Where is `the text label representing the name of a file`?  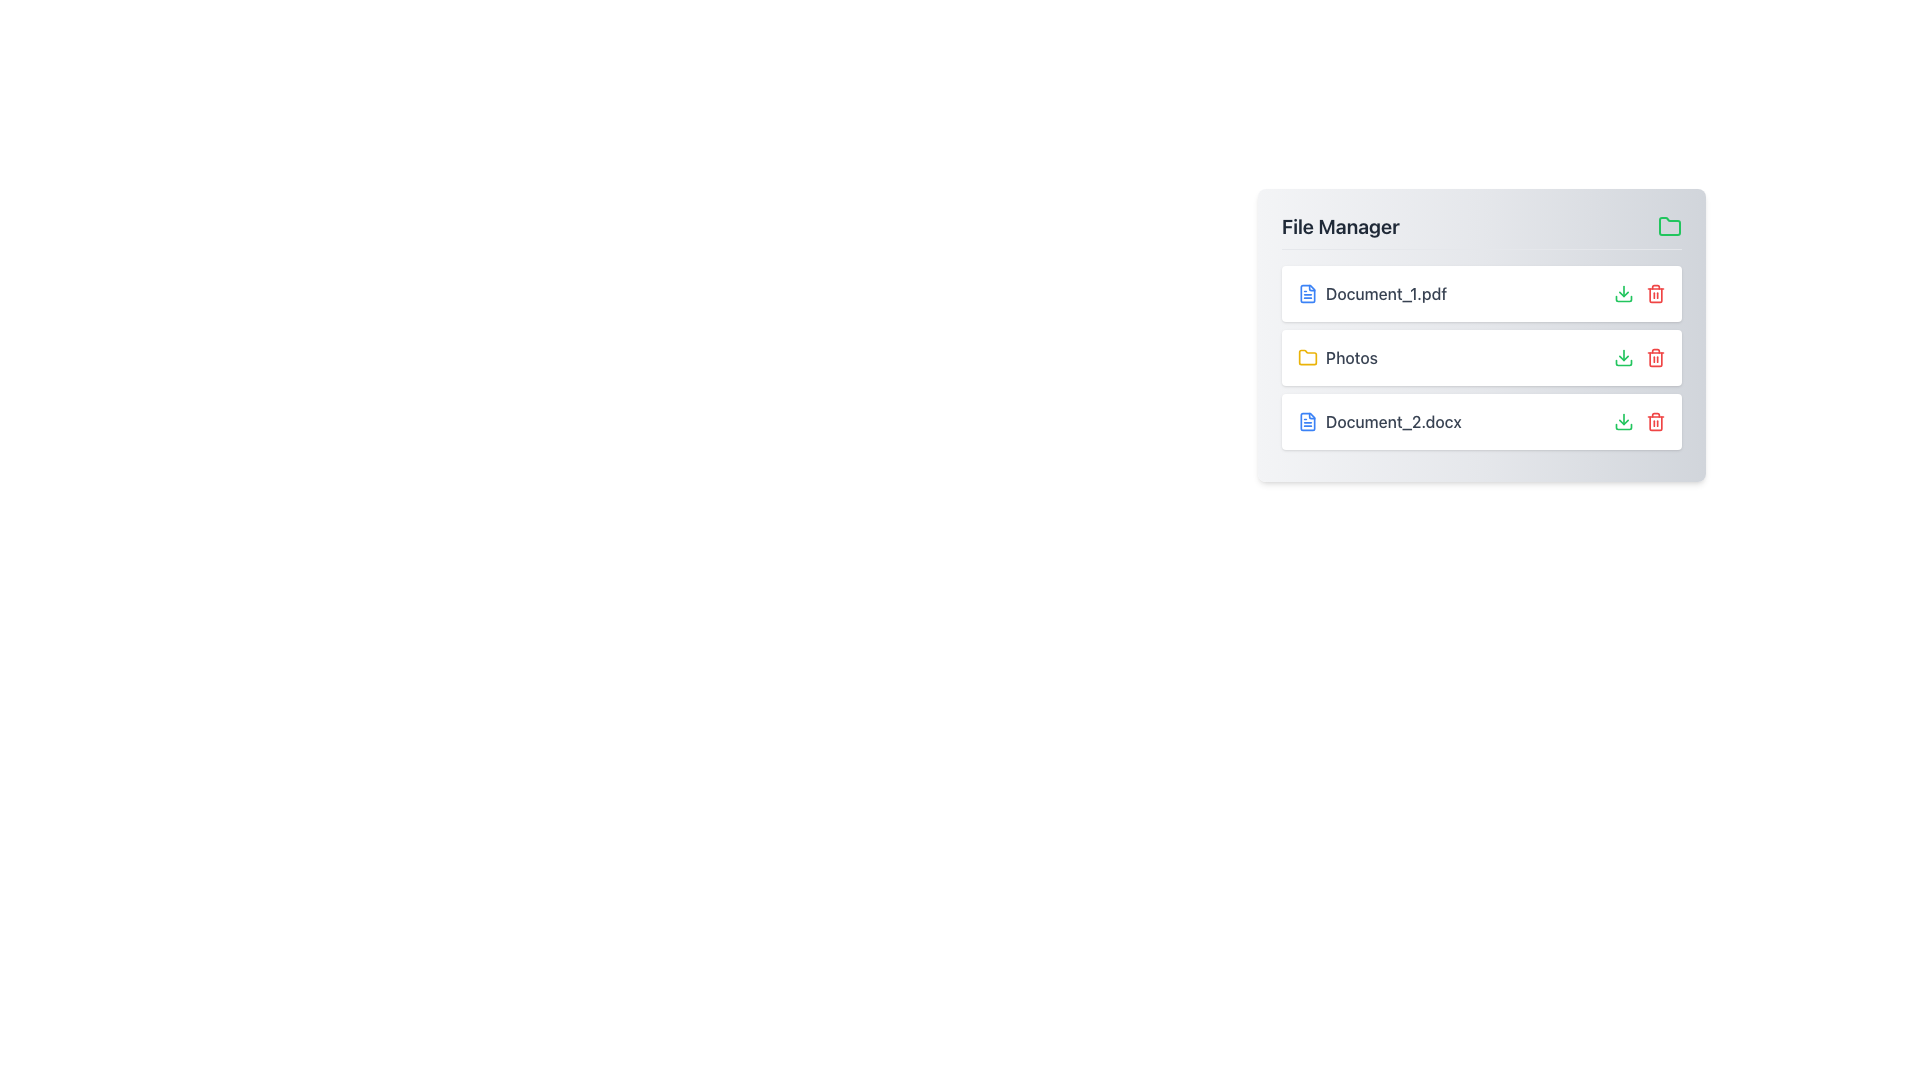 the text label representing the name of a file is located at coordinates (1392, 420).